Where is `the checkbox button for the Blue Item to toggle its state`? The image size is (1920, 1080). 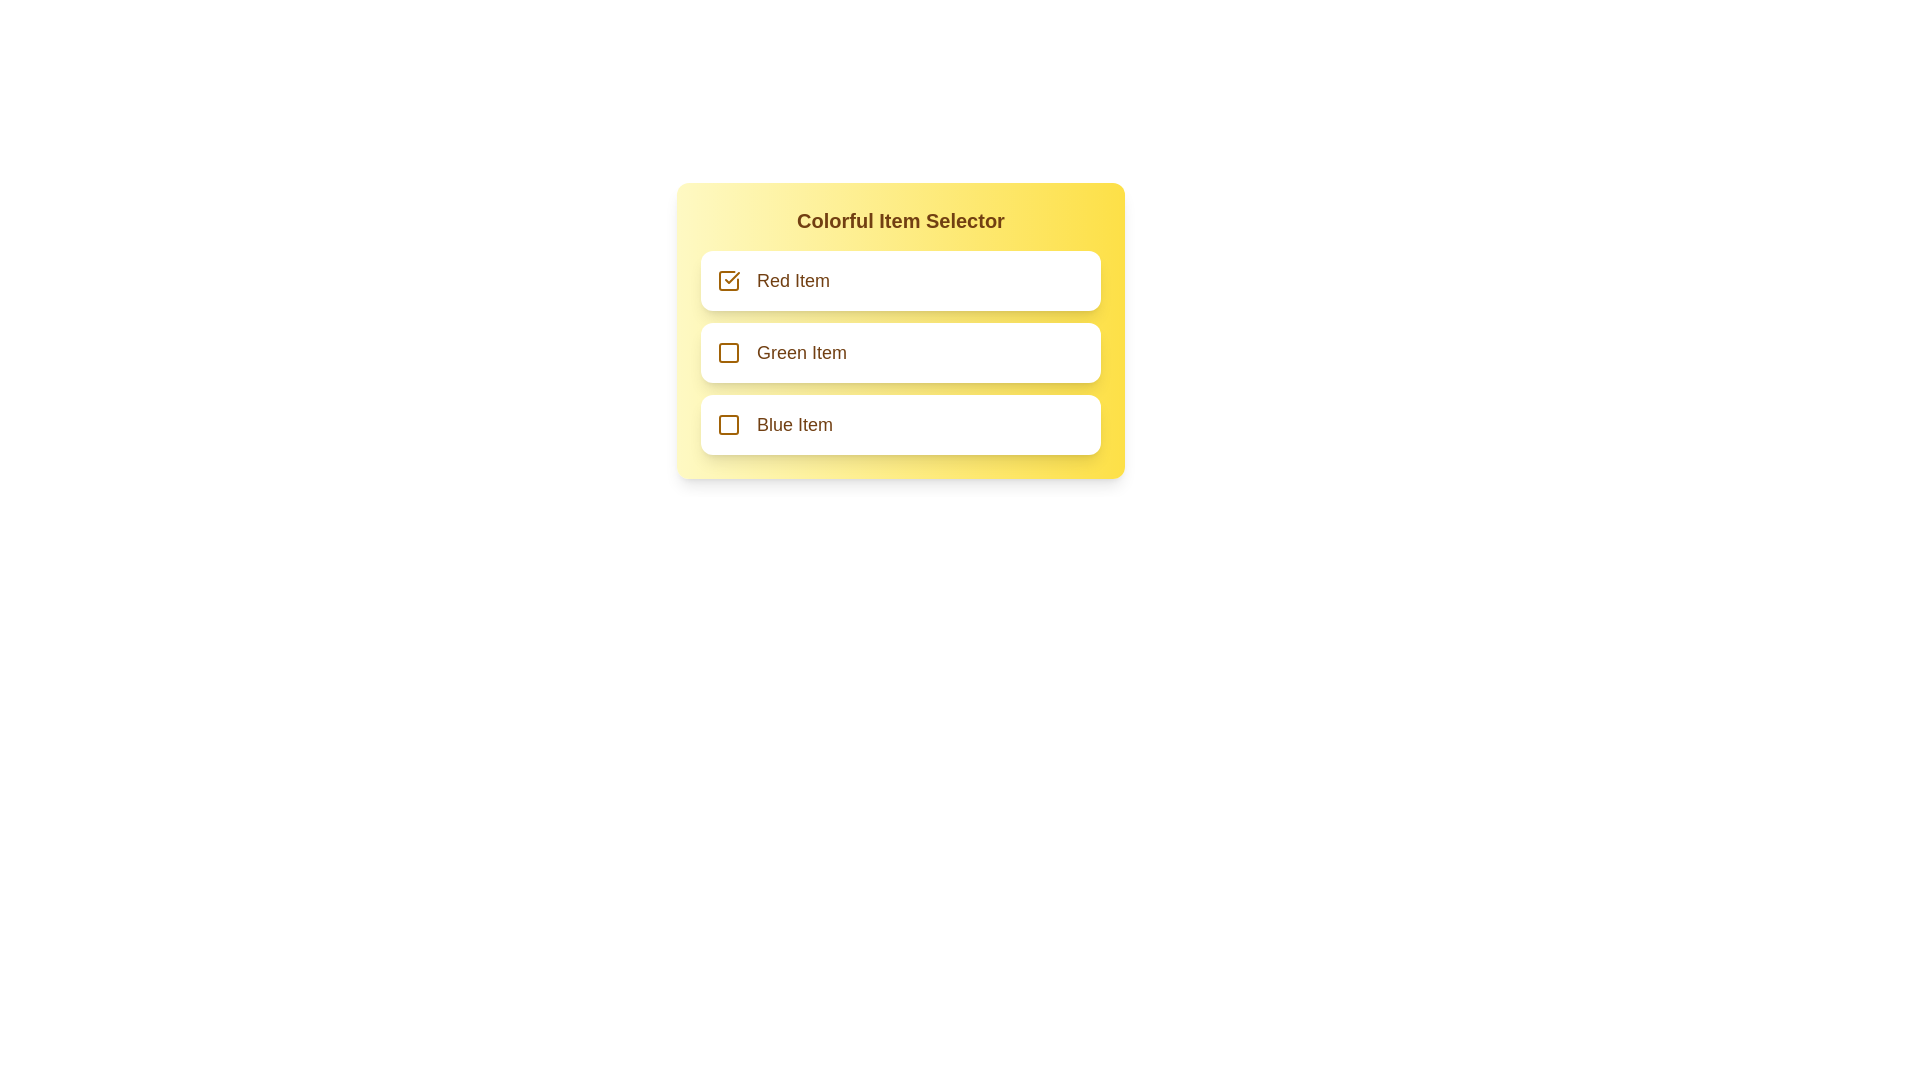
the checkbox button for the Blue Item to toggle its state is located at coordinates (728, 423).